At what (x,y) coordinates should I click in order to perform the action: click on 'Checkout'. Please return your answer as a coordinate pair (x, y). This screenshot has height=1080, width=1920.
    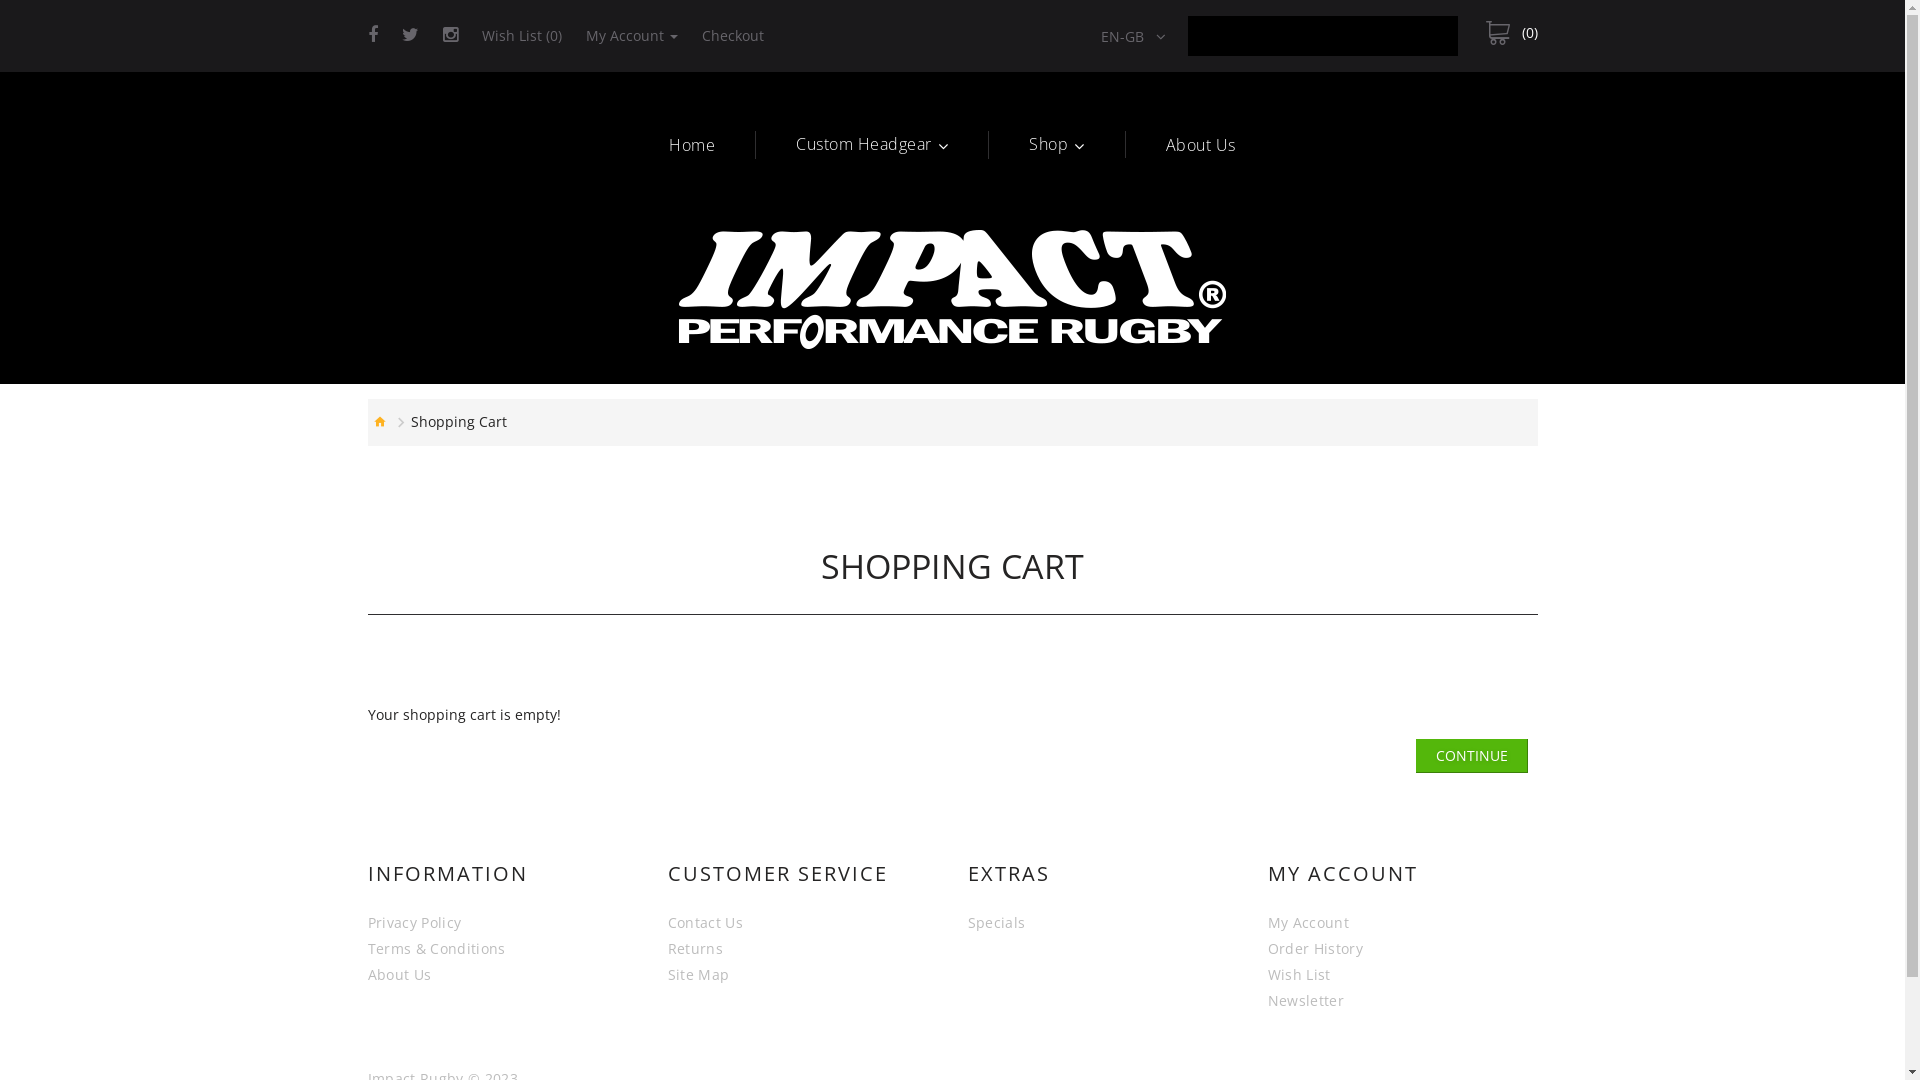
    Looking at the image, I should click on (732, 35).